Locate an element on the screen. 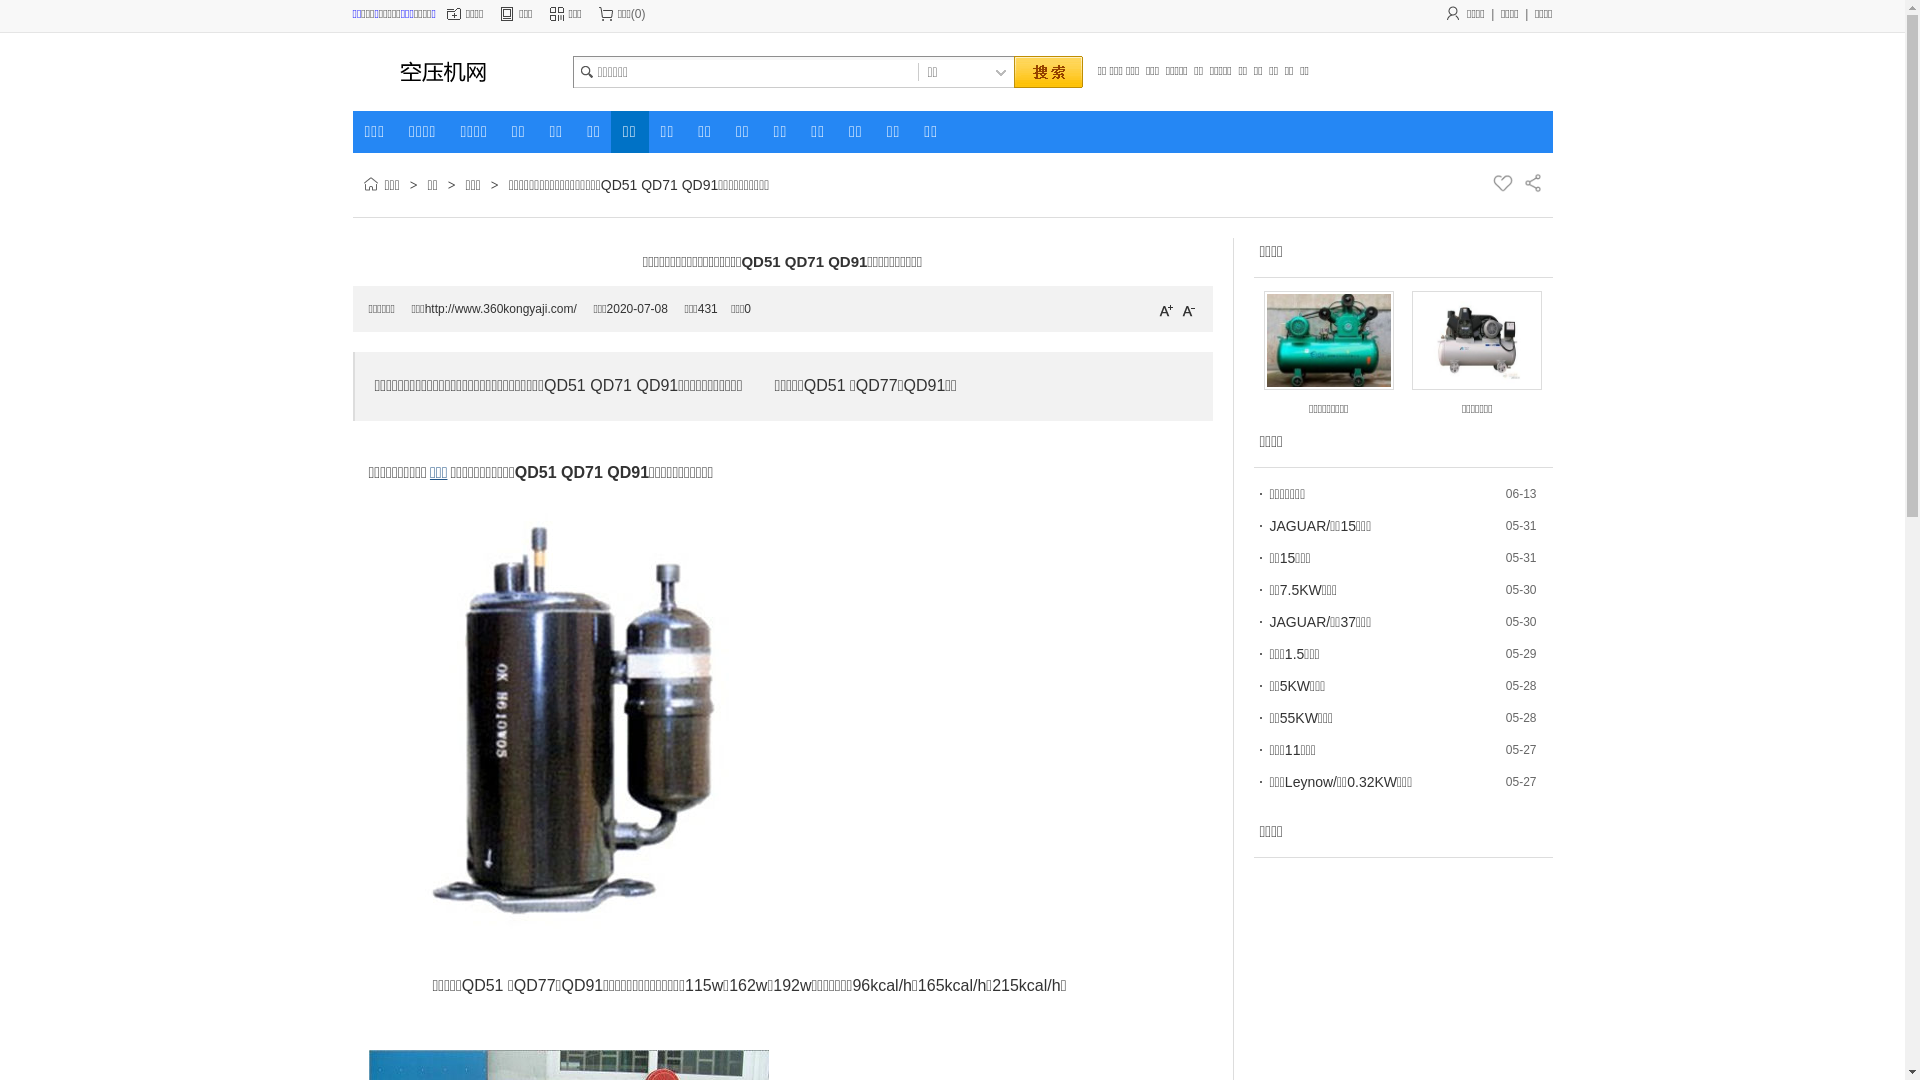  'http://www.360kongyaji.com/' is located at coordinates (500, 308).